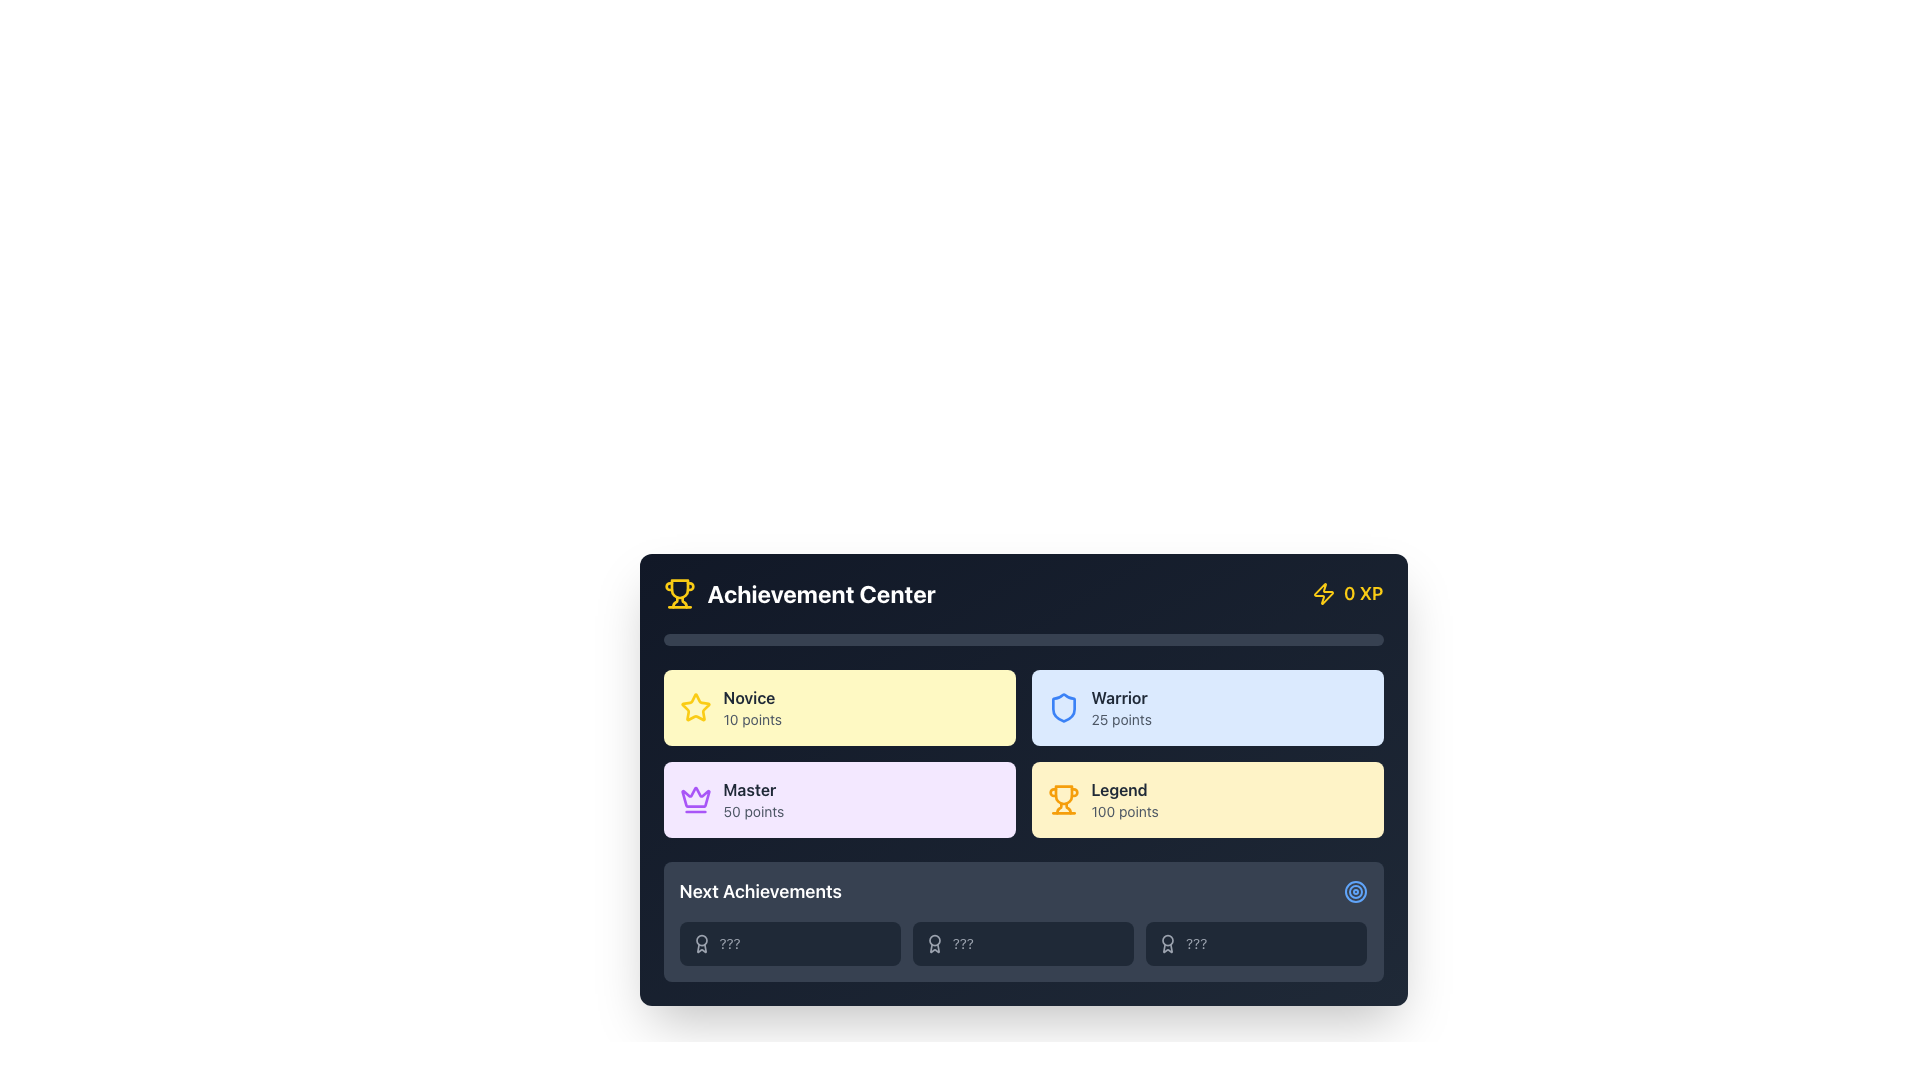 The image size is (1920, 1080). Describe the element at coordinates (839, 707) in the screenshot. I see `the Interactive card labeled 'Novice', which displays 10 points and is located in the top-left corner of a 2x2 grid of achievement level cards` at that location.